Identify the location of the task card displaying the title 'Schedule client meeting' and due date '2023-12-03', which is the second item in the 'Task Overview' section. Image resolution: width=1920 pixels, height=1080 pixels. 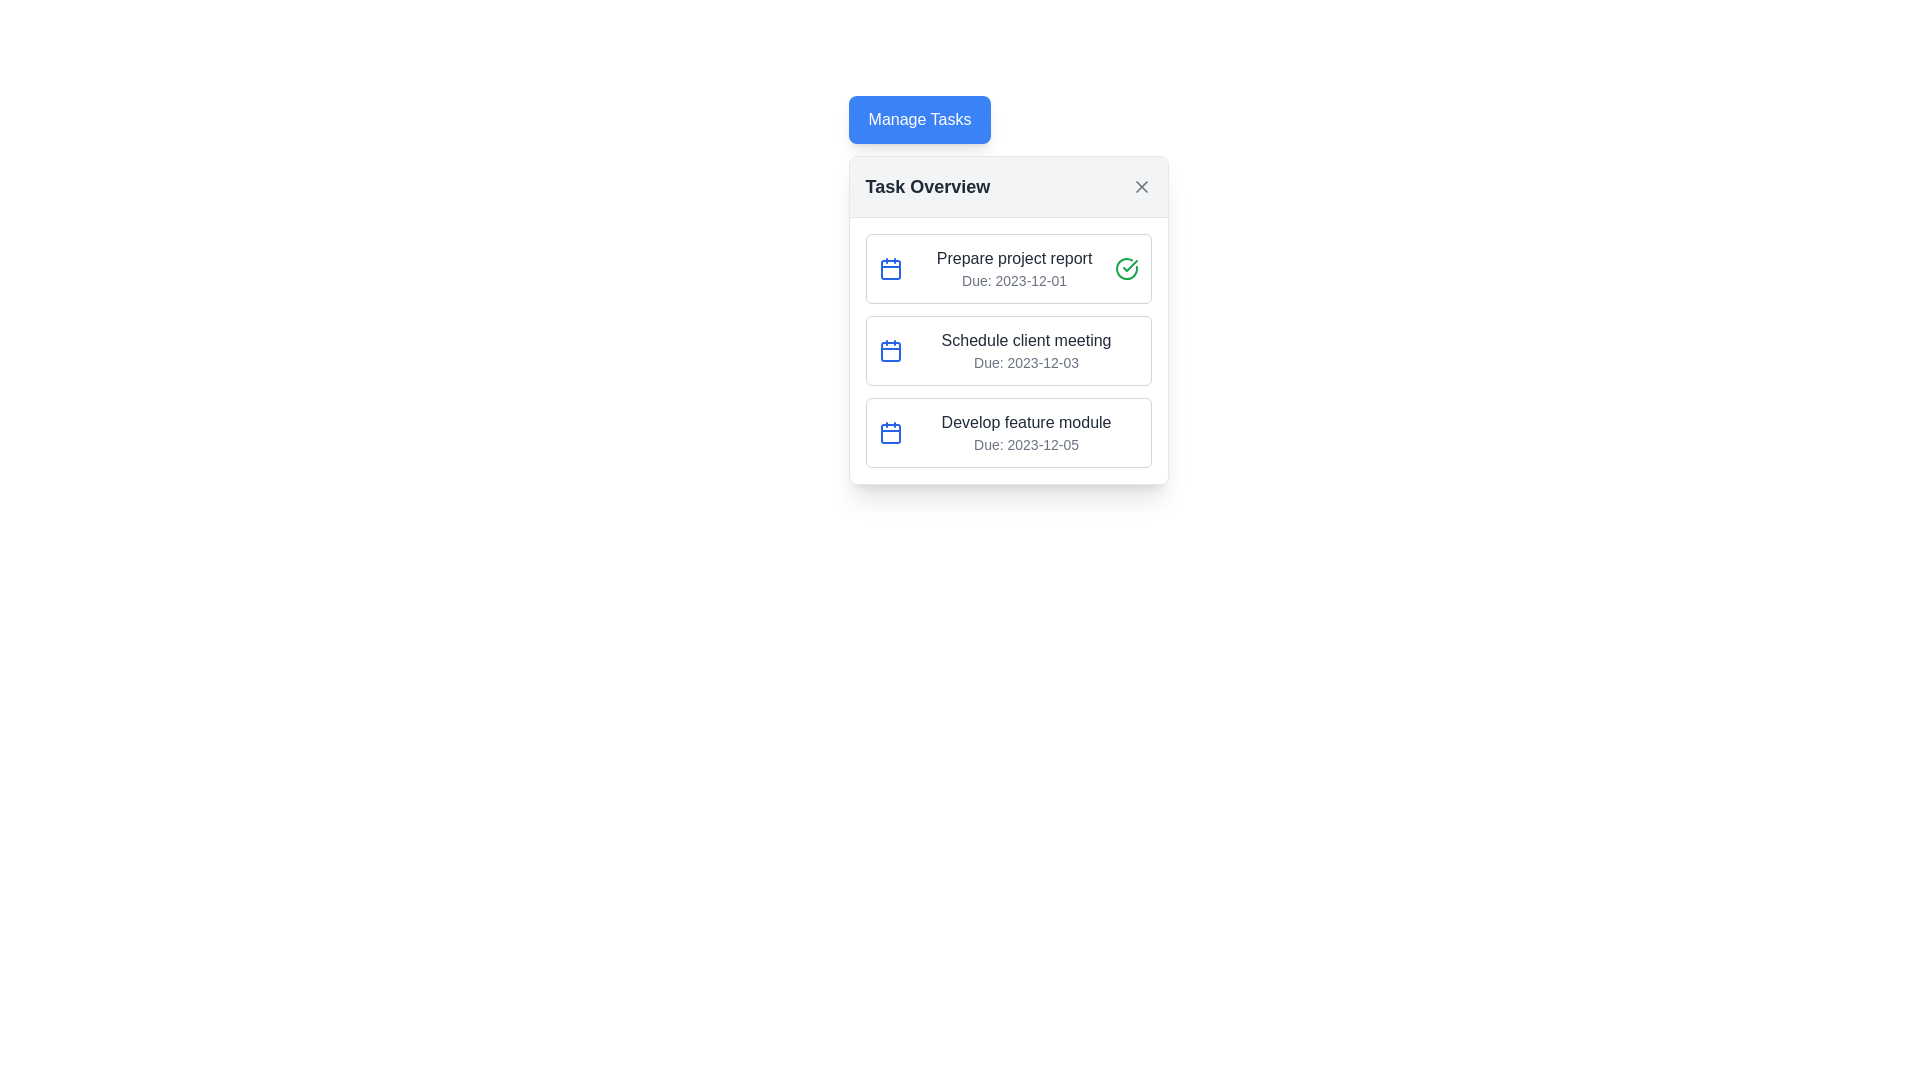
(1008, 350).